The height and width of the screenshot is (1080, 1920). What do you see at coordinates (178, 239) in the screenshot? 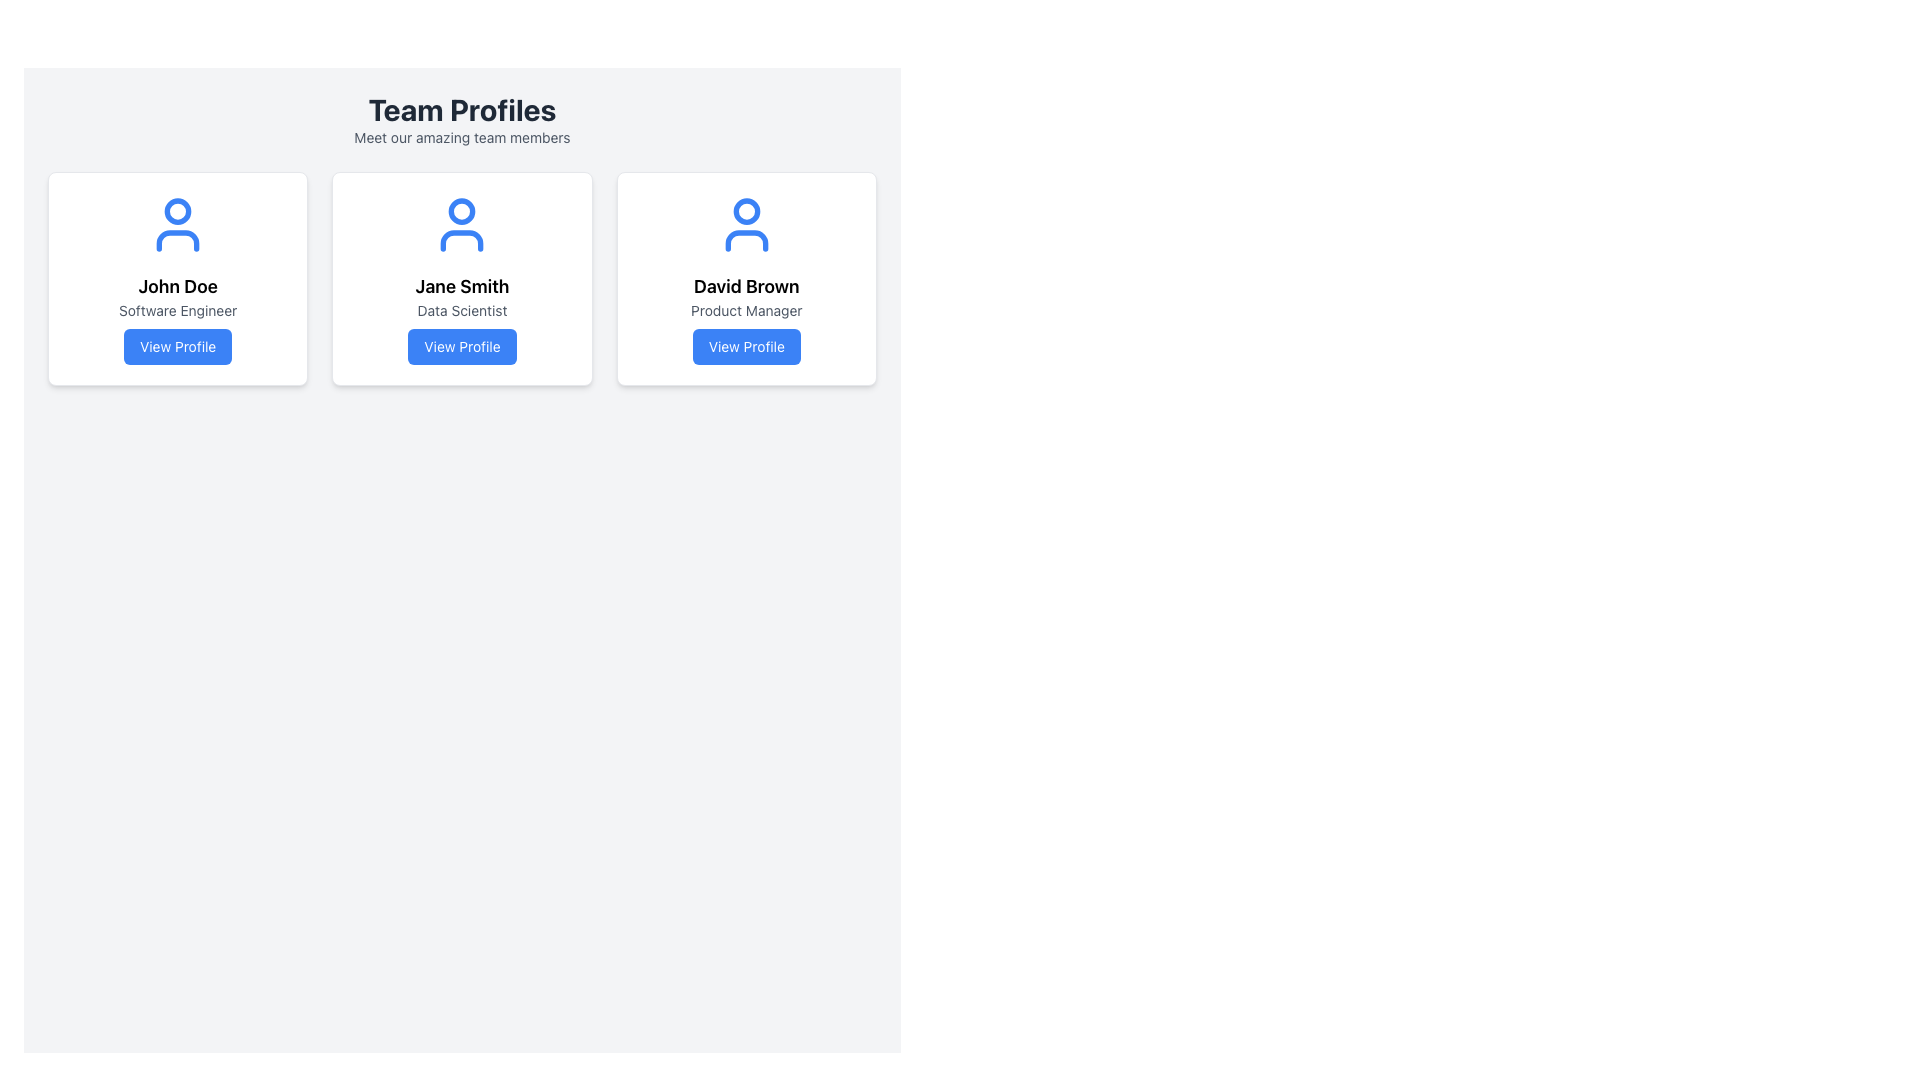
I see `the decorative vector graphic component representing the shoulders and upper body of the user icon for 'John Doe, Software Engineer' located in the first profile card at the top-center of the page` at bounding box center [178, 239].